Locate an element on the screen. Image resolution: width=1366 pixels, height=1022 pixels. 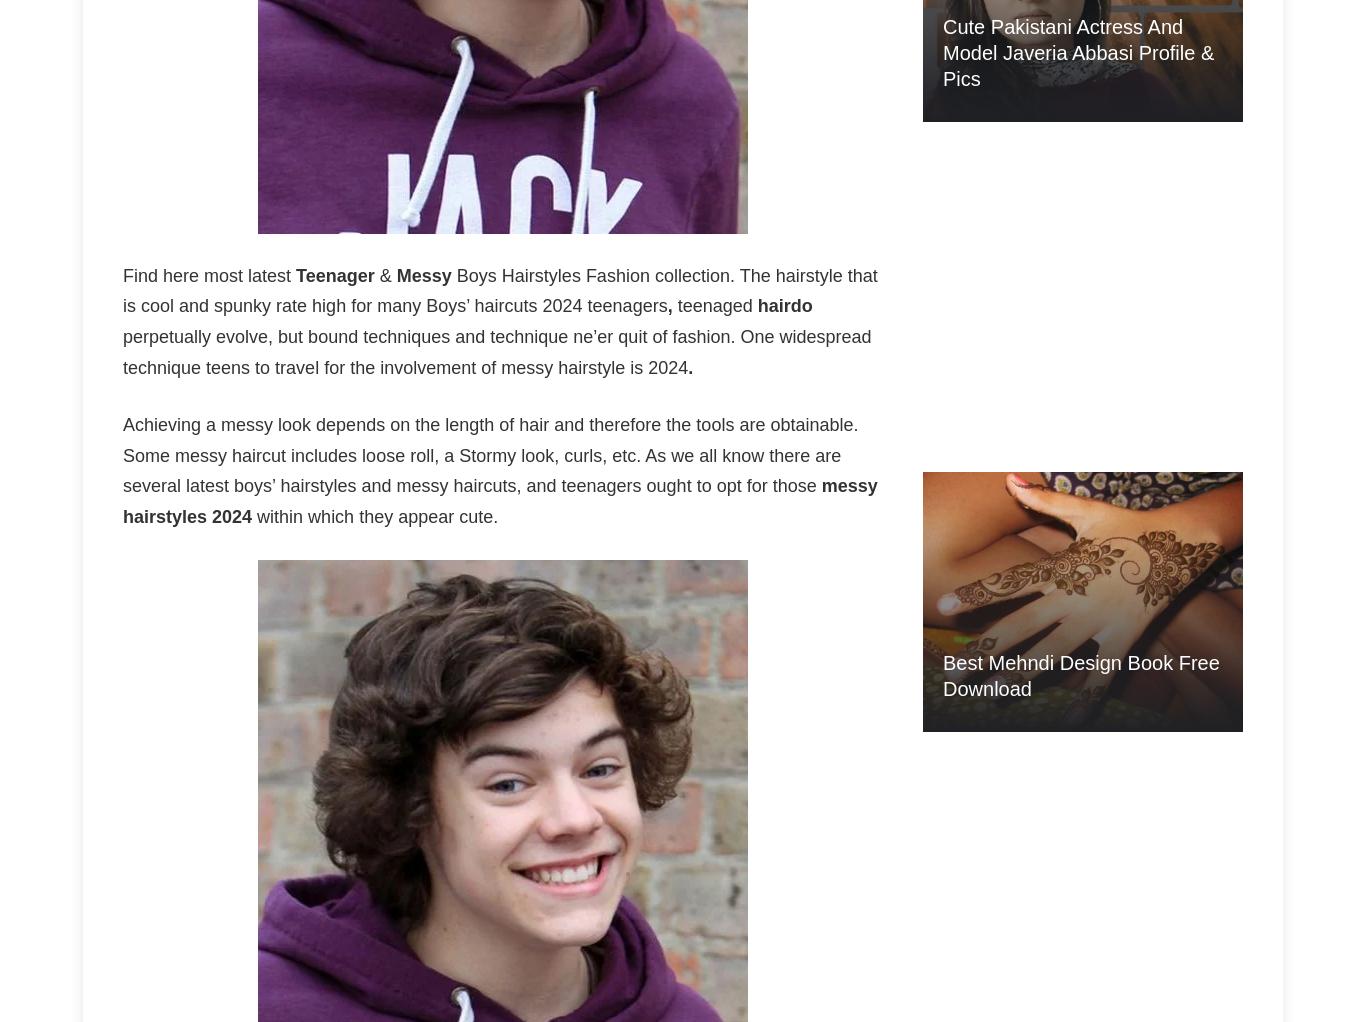
'teenaged' is located at coordinates (714, 304).